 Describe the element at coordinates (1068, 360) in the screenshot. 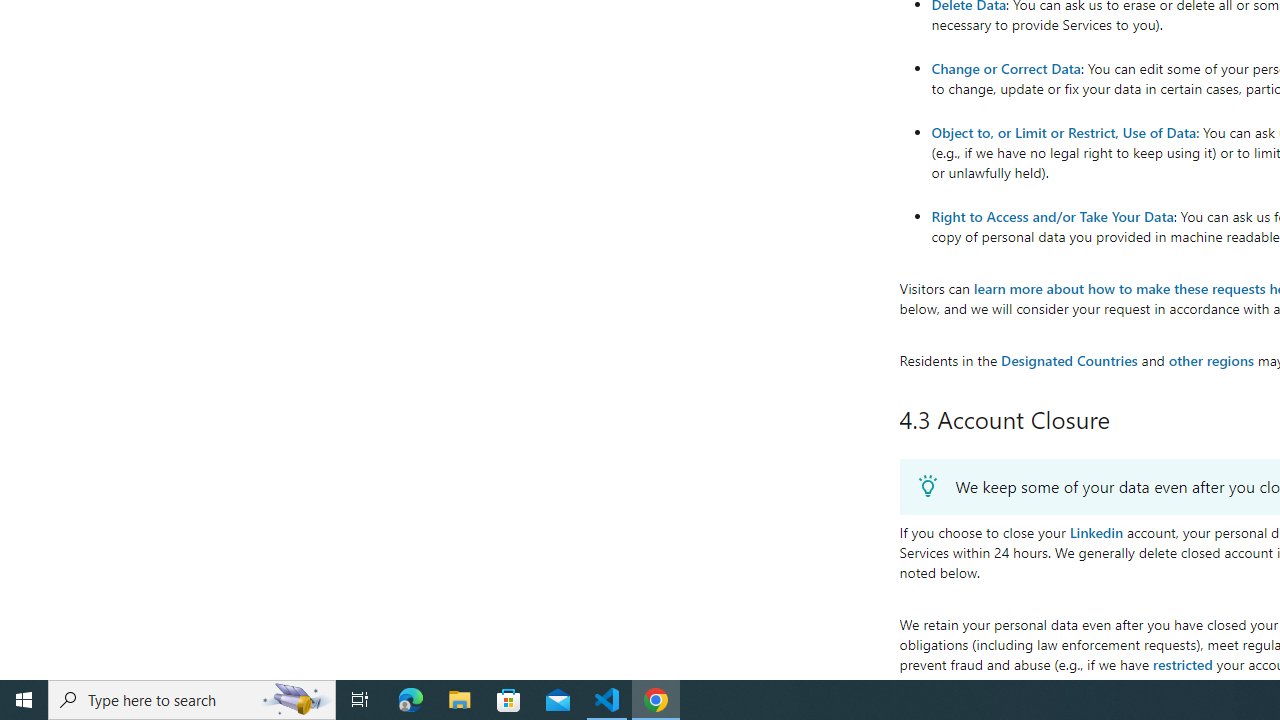

I see `'Designated Countries'` at that location.